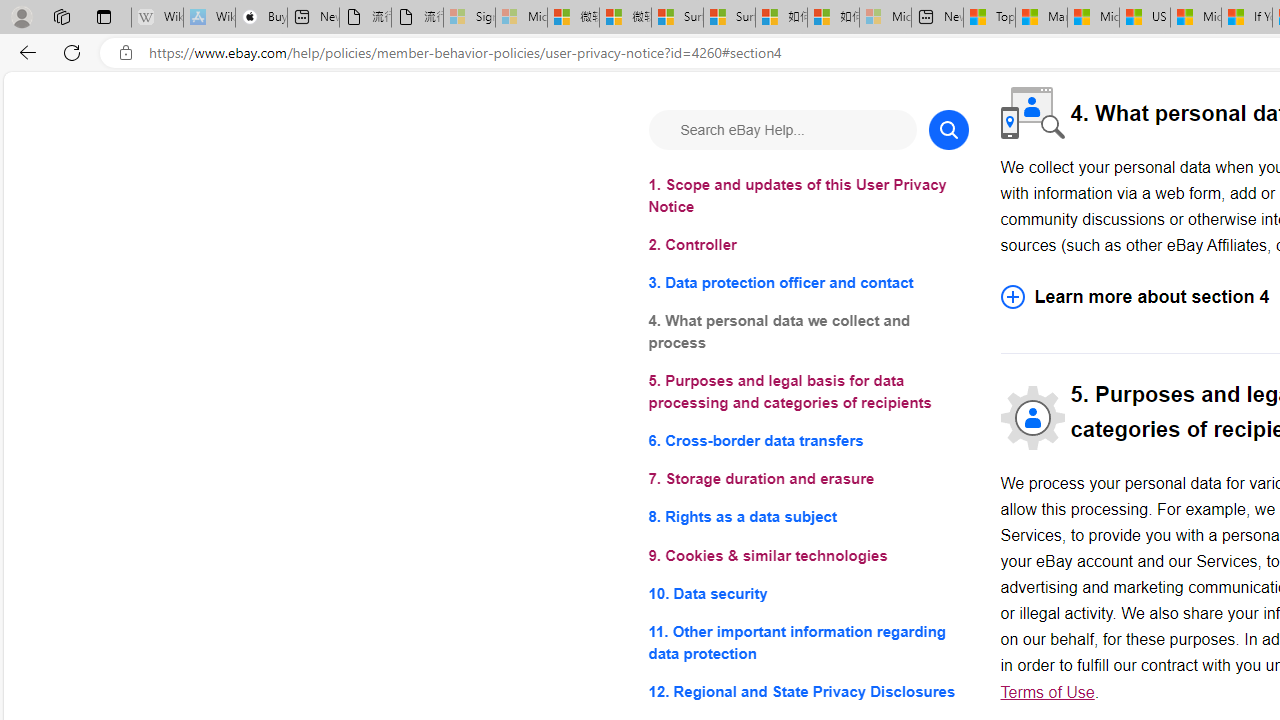 This screenshot has width=1280, height=720. Describe the element at coordinates (808, 244) in the screenshot. I see `'2. Controller'` at that location.